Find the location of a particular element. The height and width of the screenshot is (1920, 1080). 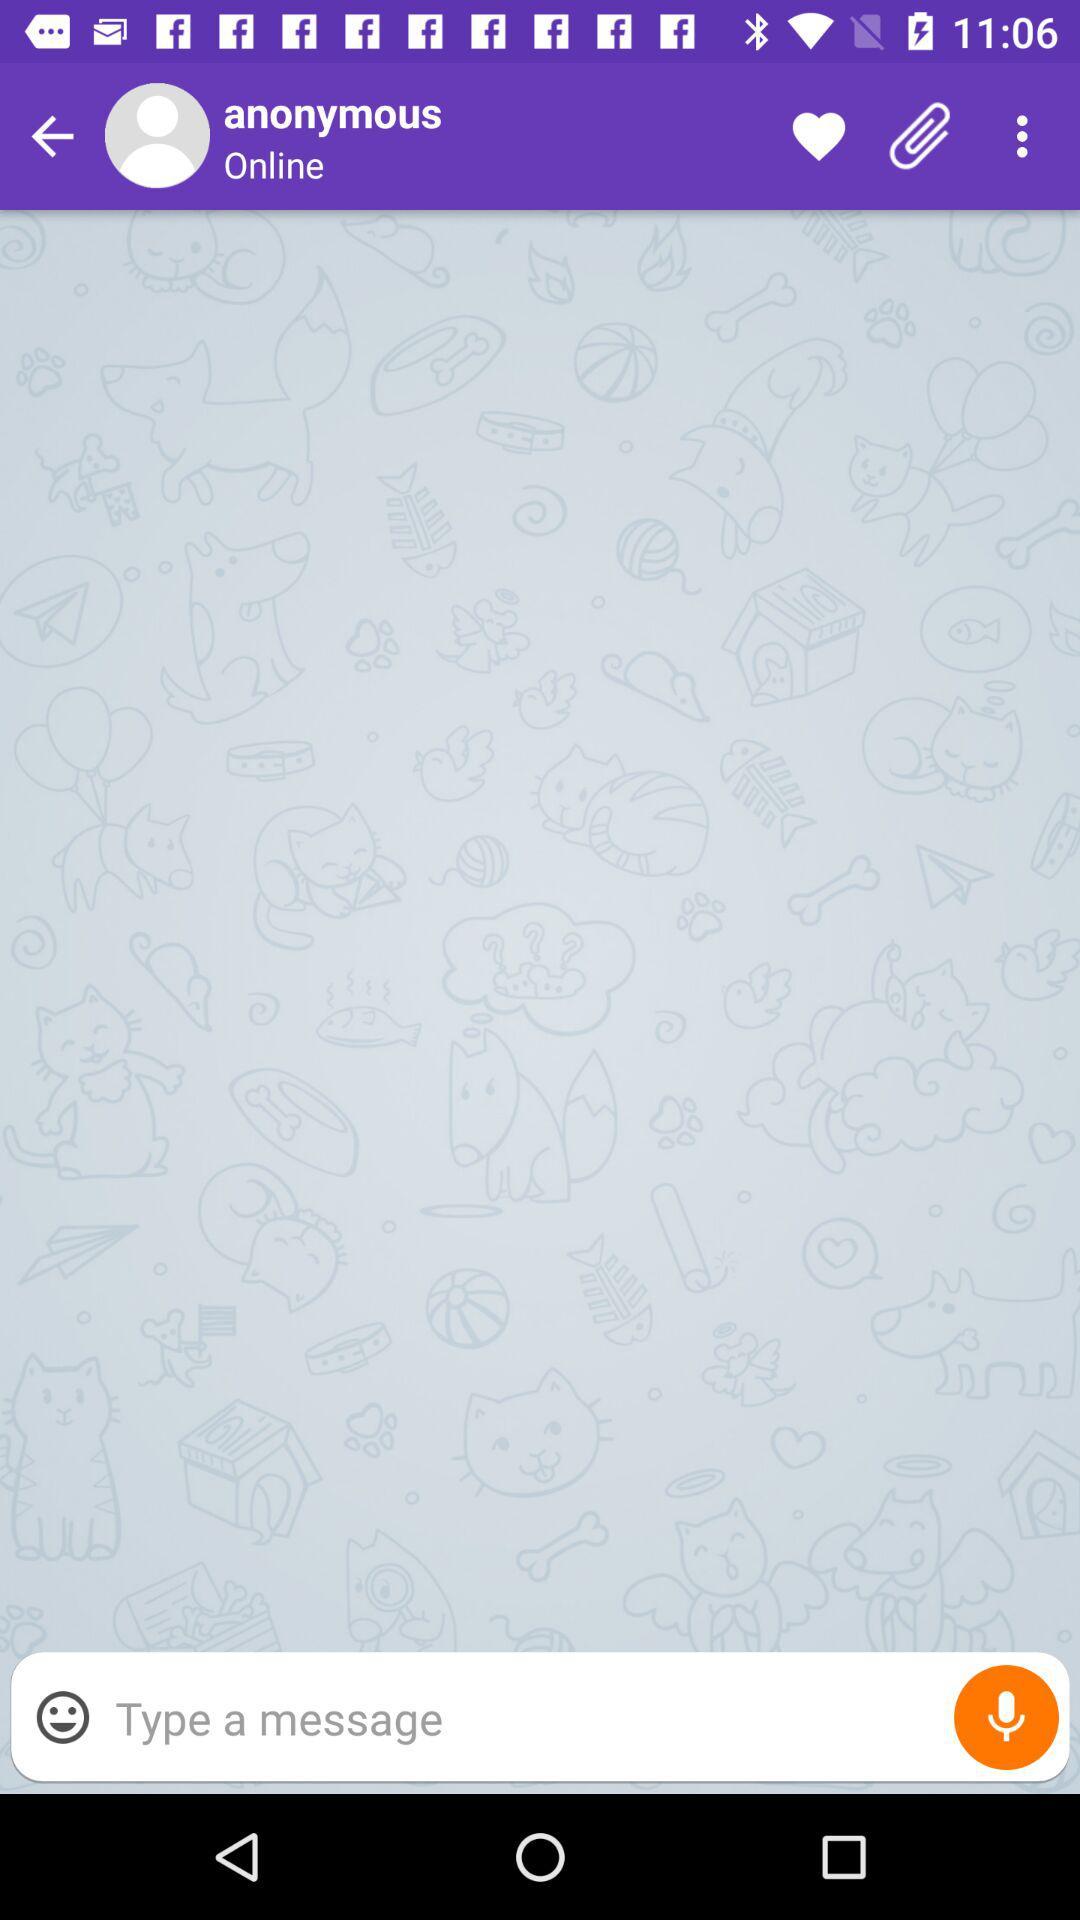

use an emoji in your chat is located at coordinates (61, 1716).